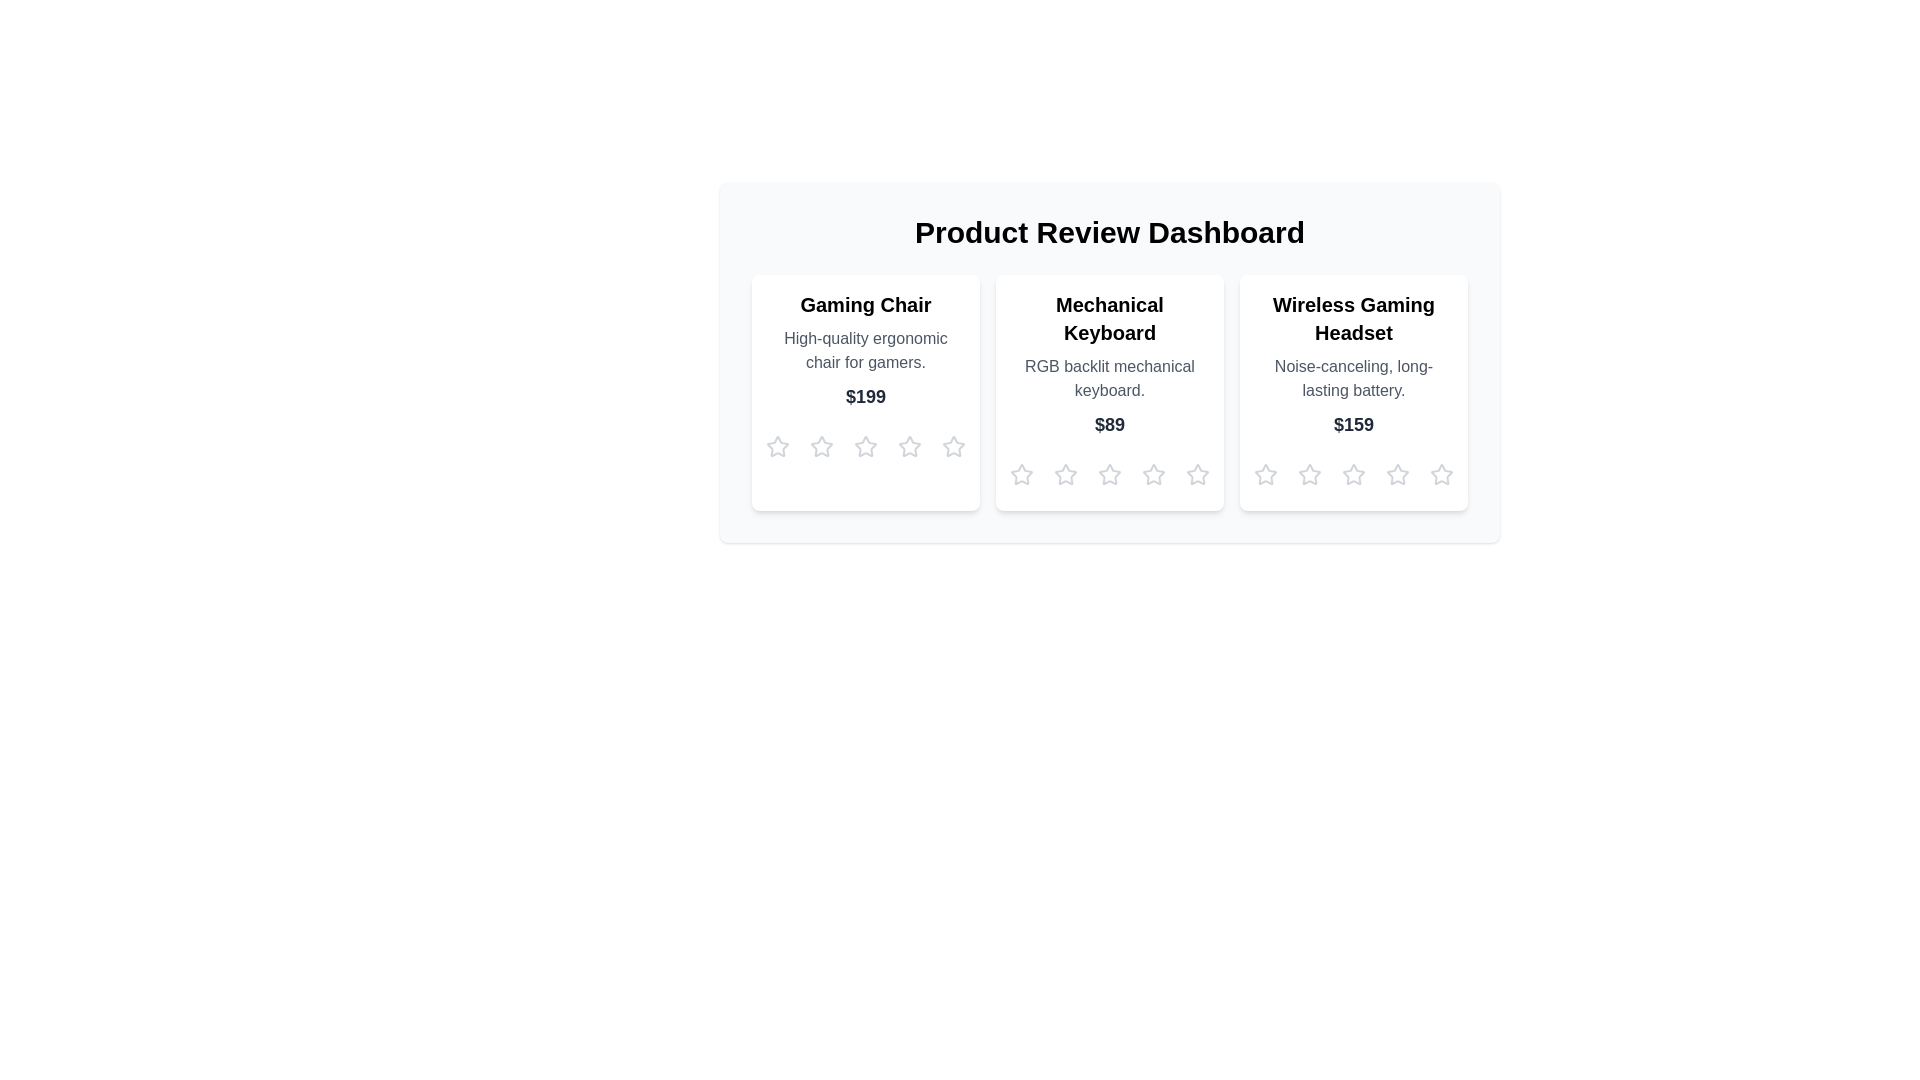 Image resolution: width=1920 pixels, height=1080 pixels. I want to click on the star corresponding to 3 for the product Gaming Chair, so click(865, 446).